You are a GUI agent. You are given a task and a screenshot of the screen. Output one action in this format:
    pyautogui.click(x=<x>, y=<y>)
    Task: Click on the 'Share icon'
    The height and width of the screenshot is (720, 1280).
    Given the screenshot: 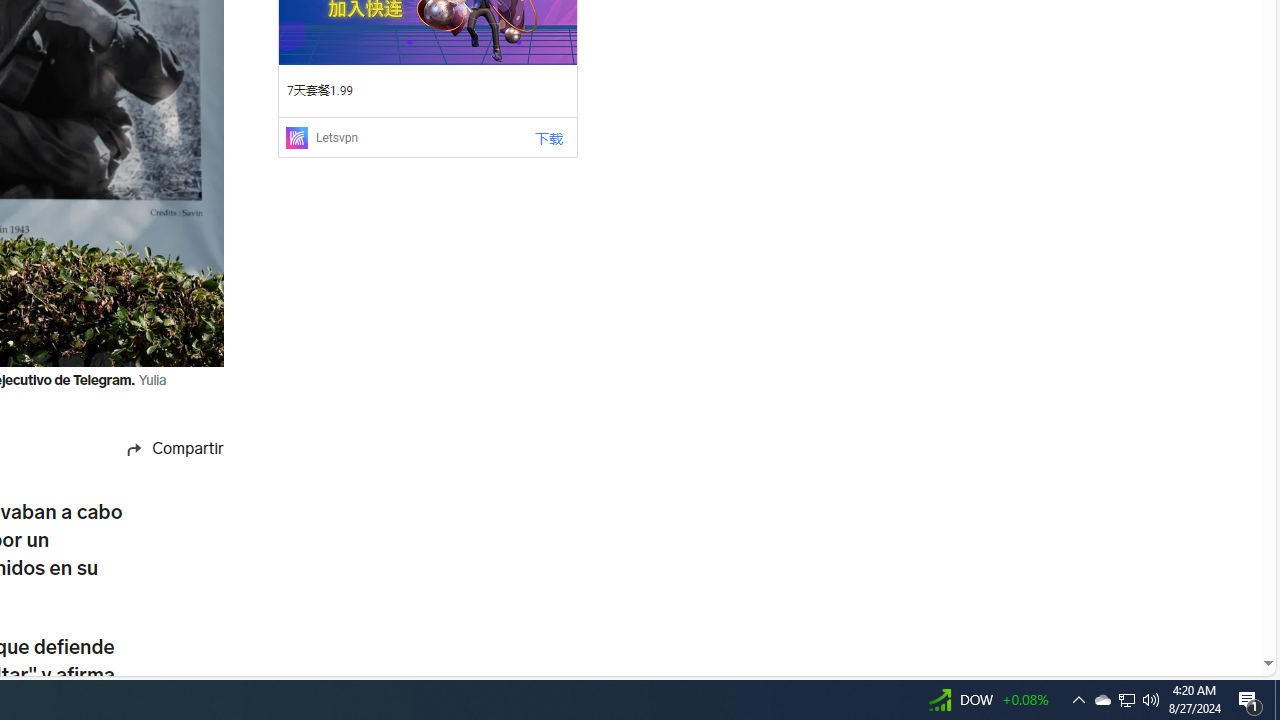 What is the action you would take?
    pyautogui.click(x=133, y=448)
    